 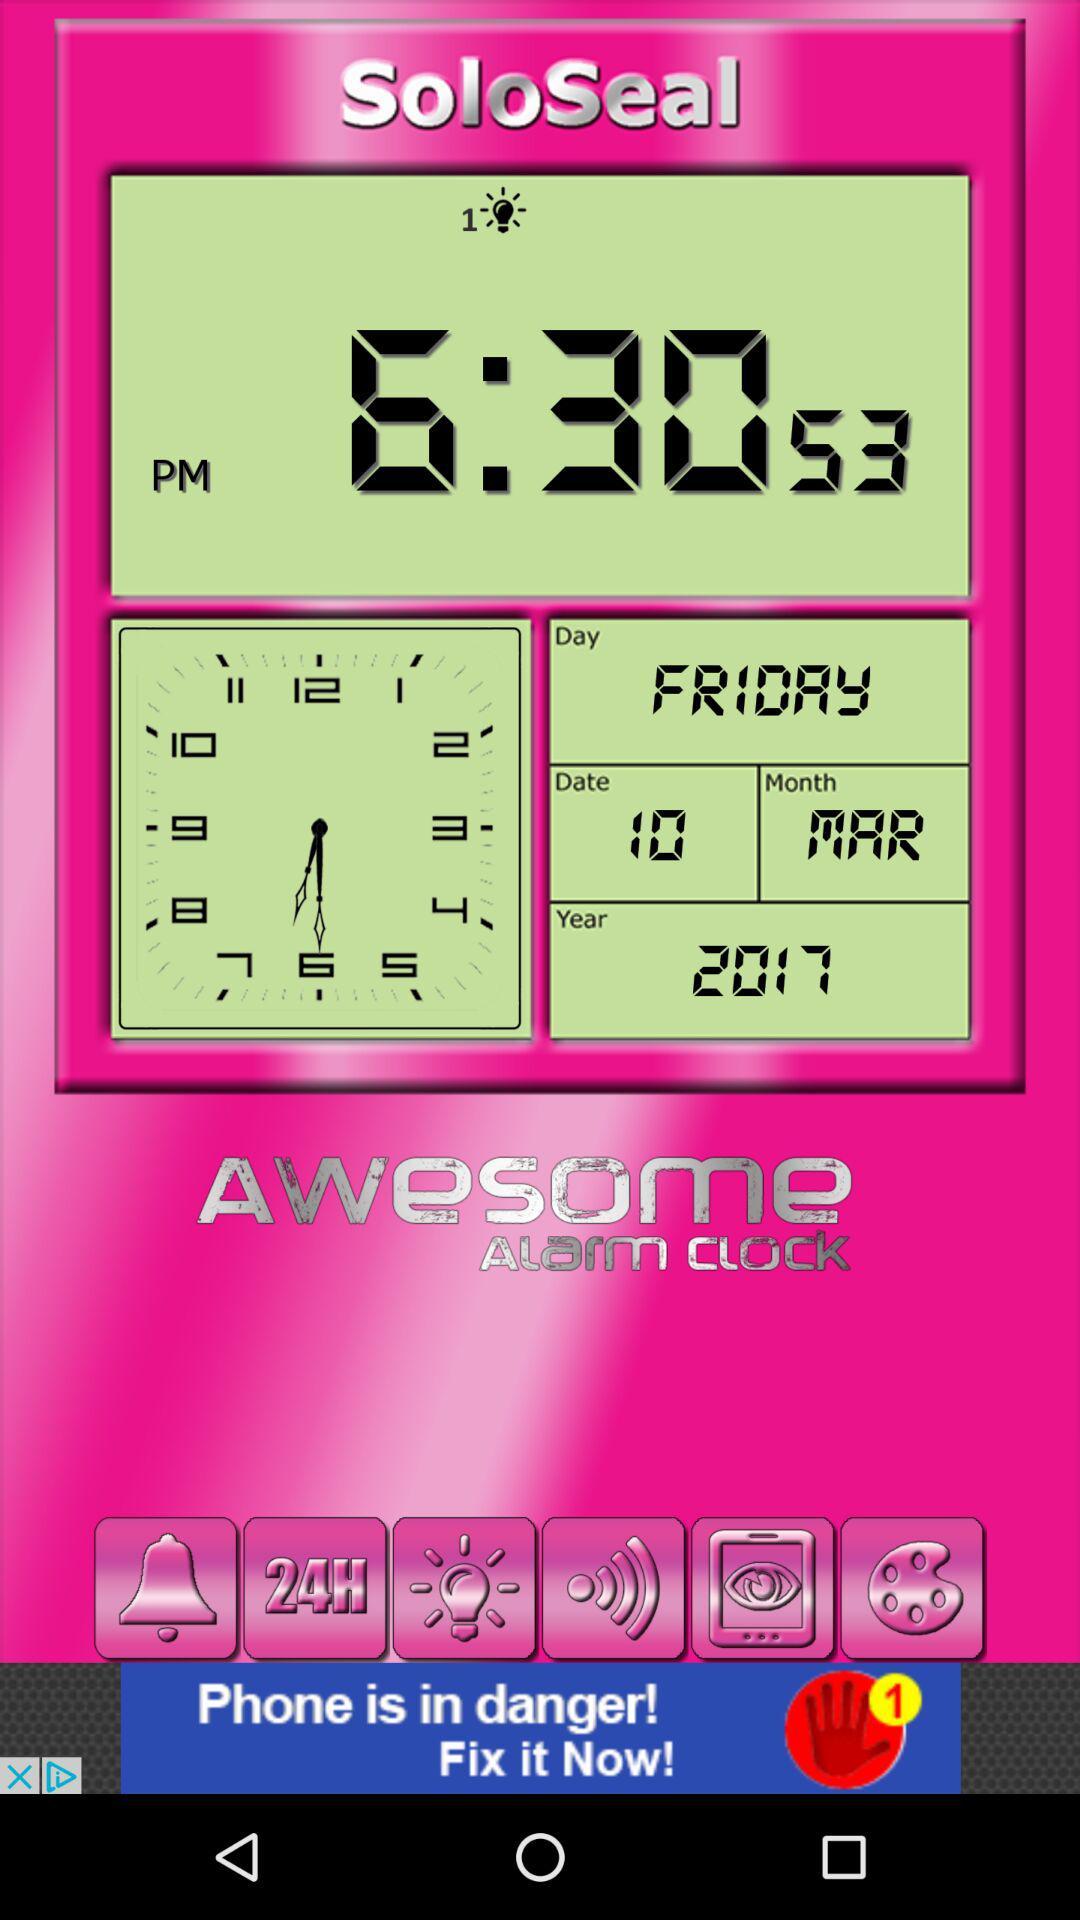 What do you see at coordinates (464, 1587) in the screenshot?
I see `adjust brightness` at bounding box center [464, 1587].